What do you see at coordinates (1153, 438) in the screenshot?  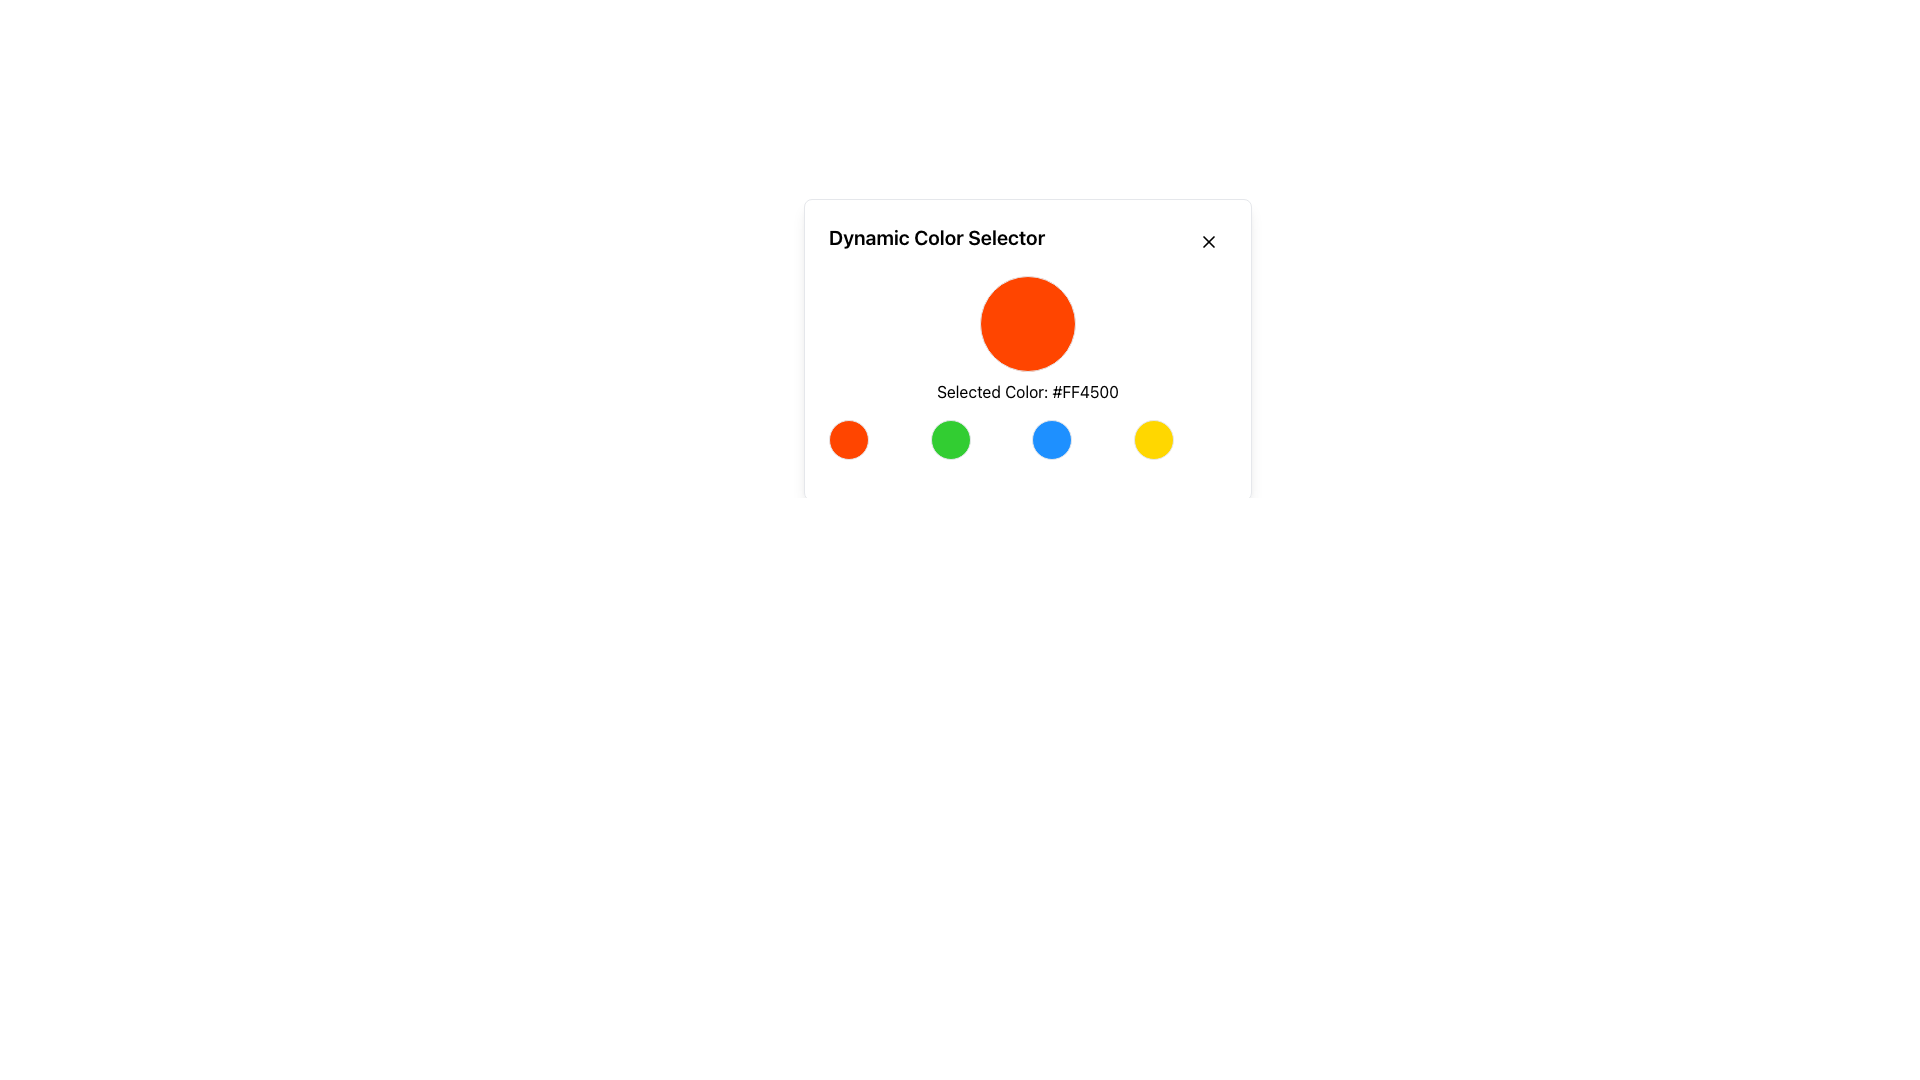 I see `the fourth button from the left in a grid of buttons, located at the rightmost position below an orange preview circle` at bounding box center [1153, 438].